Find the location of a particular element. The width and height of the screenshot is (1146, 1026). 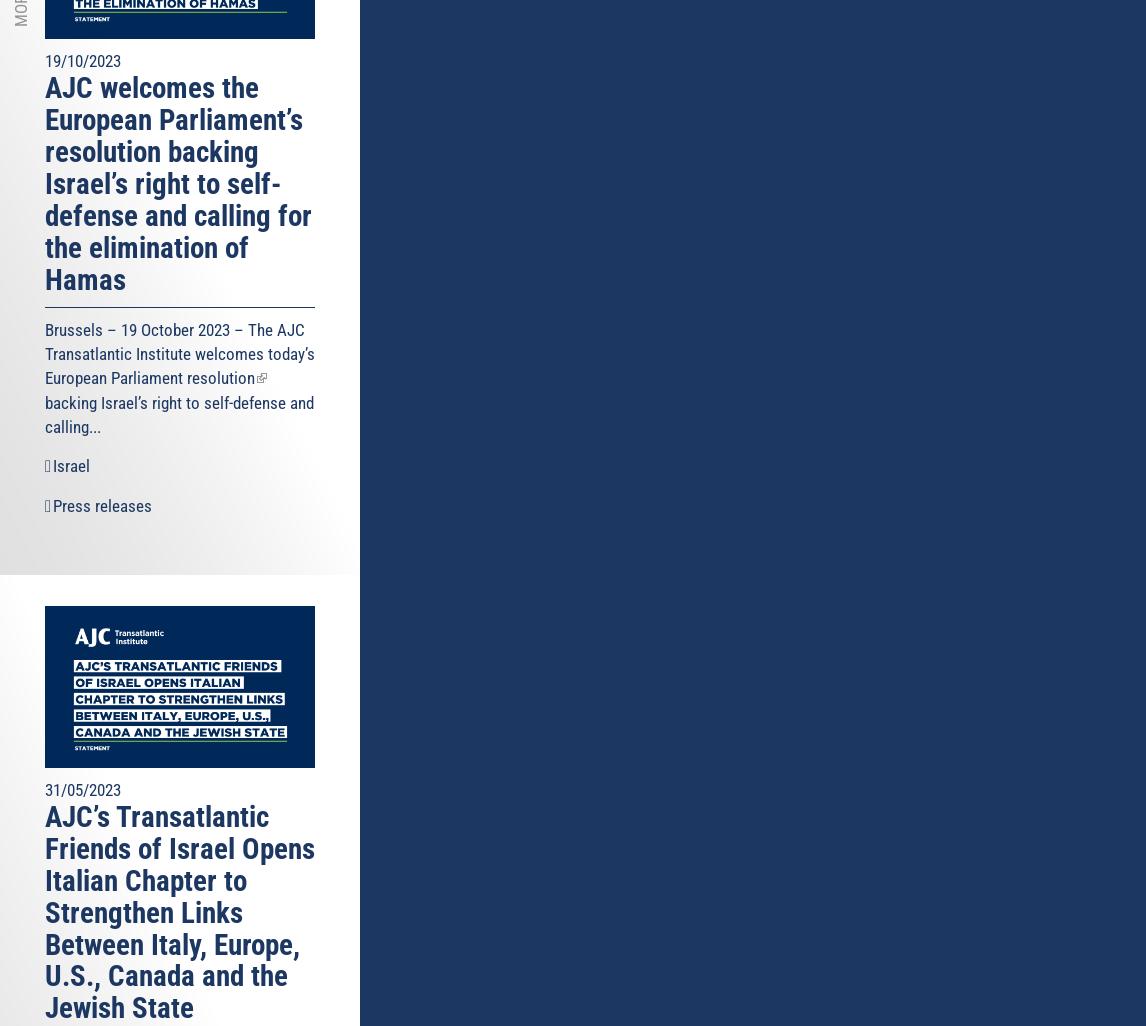

'19/10/2023' is located at coordinates (82, 60).